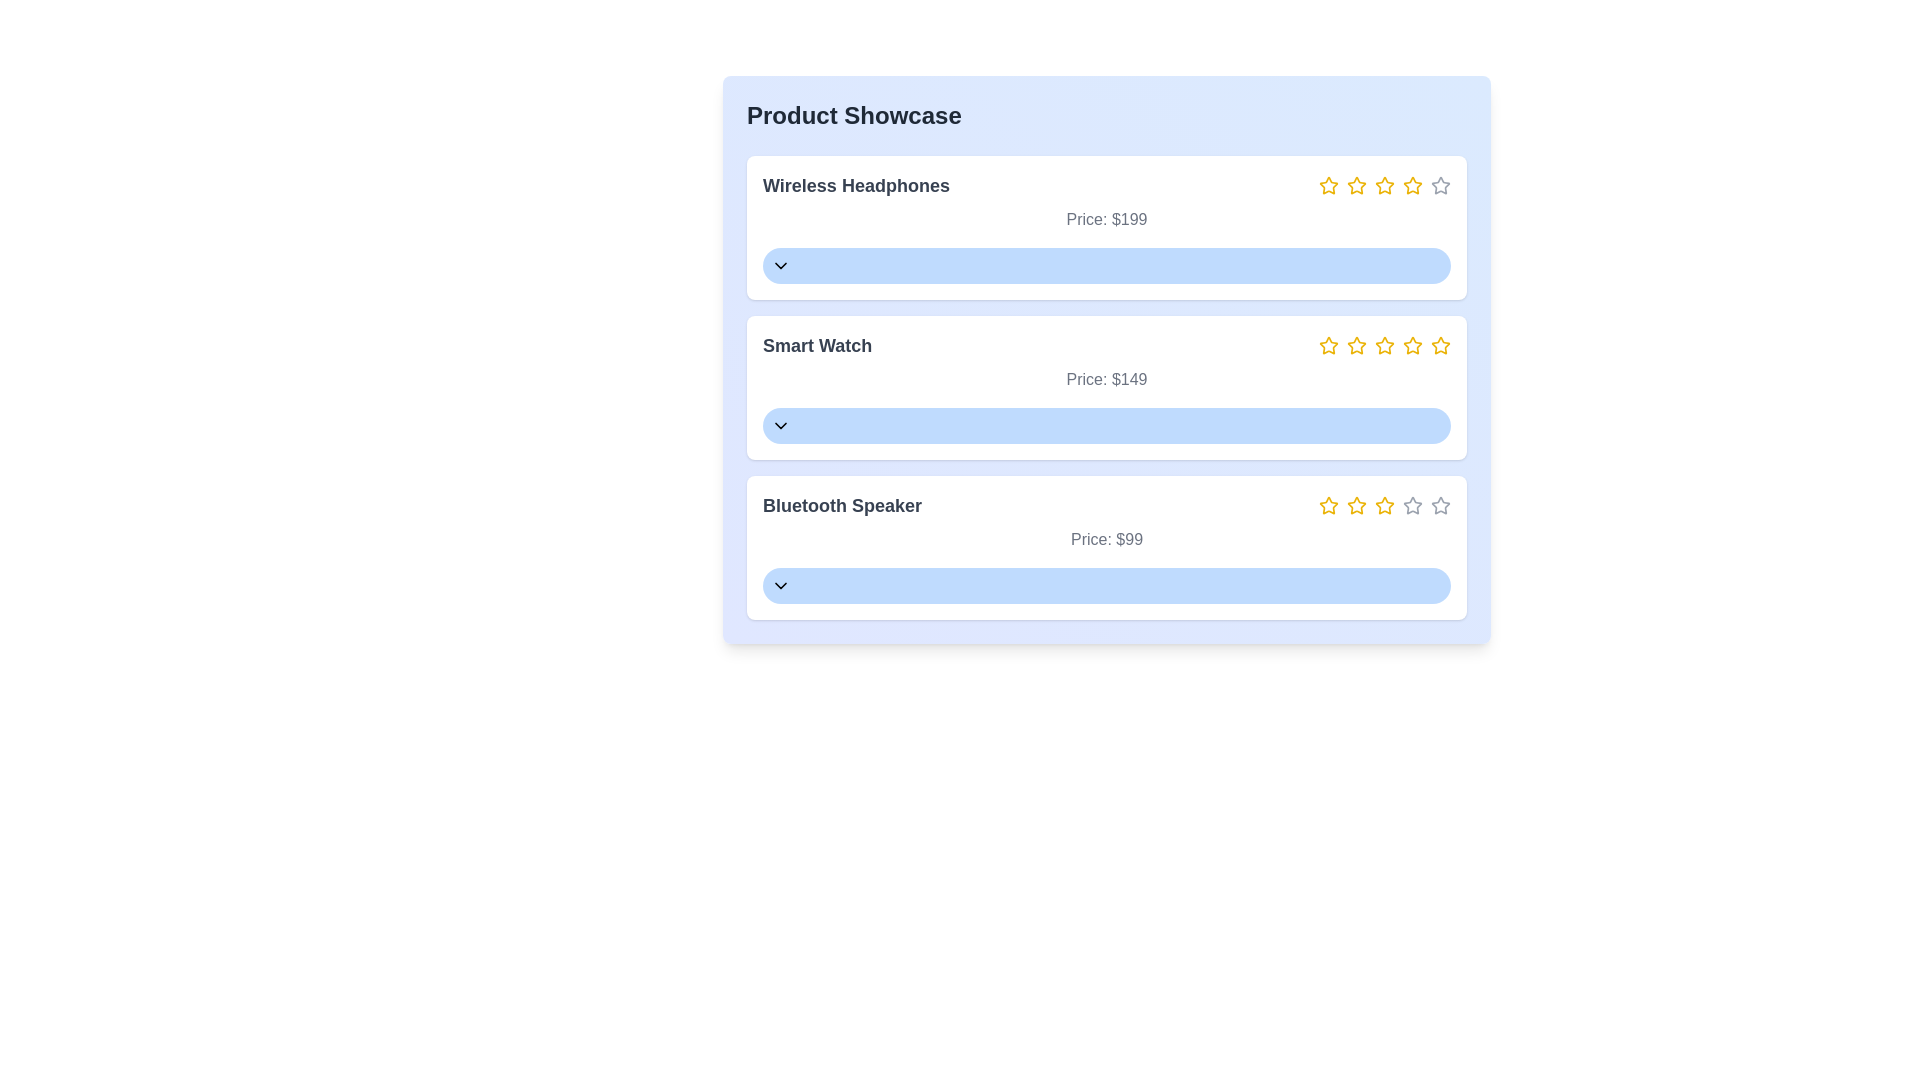 The image size is (1920, 1080). What do you see at coordinates (1357, 344) in the screenshot?
I see `the third Rating Star Icon in the 'Smart Watch' section to rate the product with a score of 3` at bounding box center [1357, 344].